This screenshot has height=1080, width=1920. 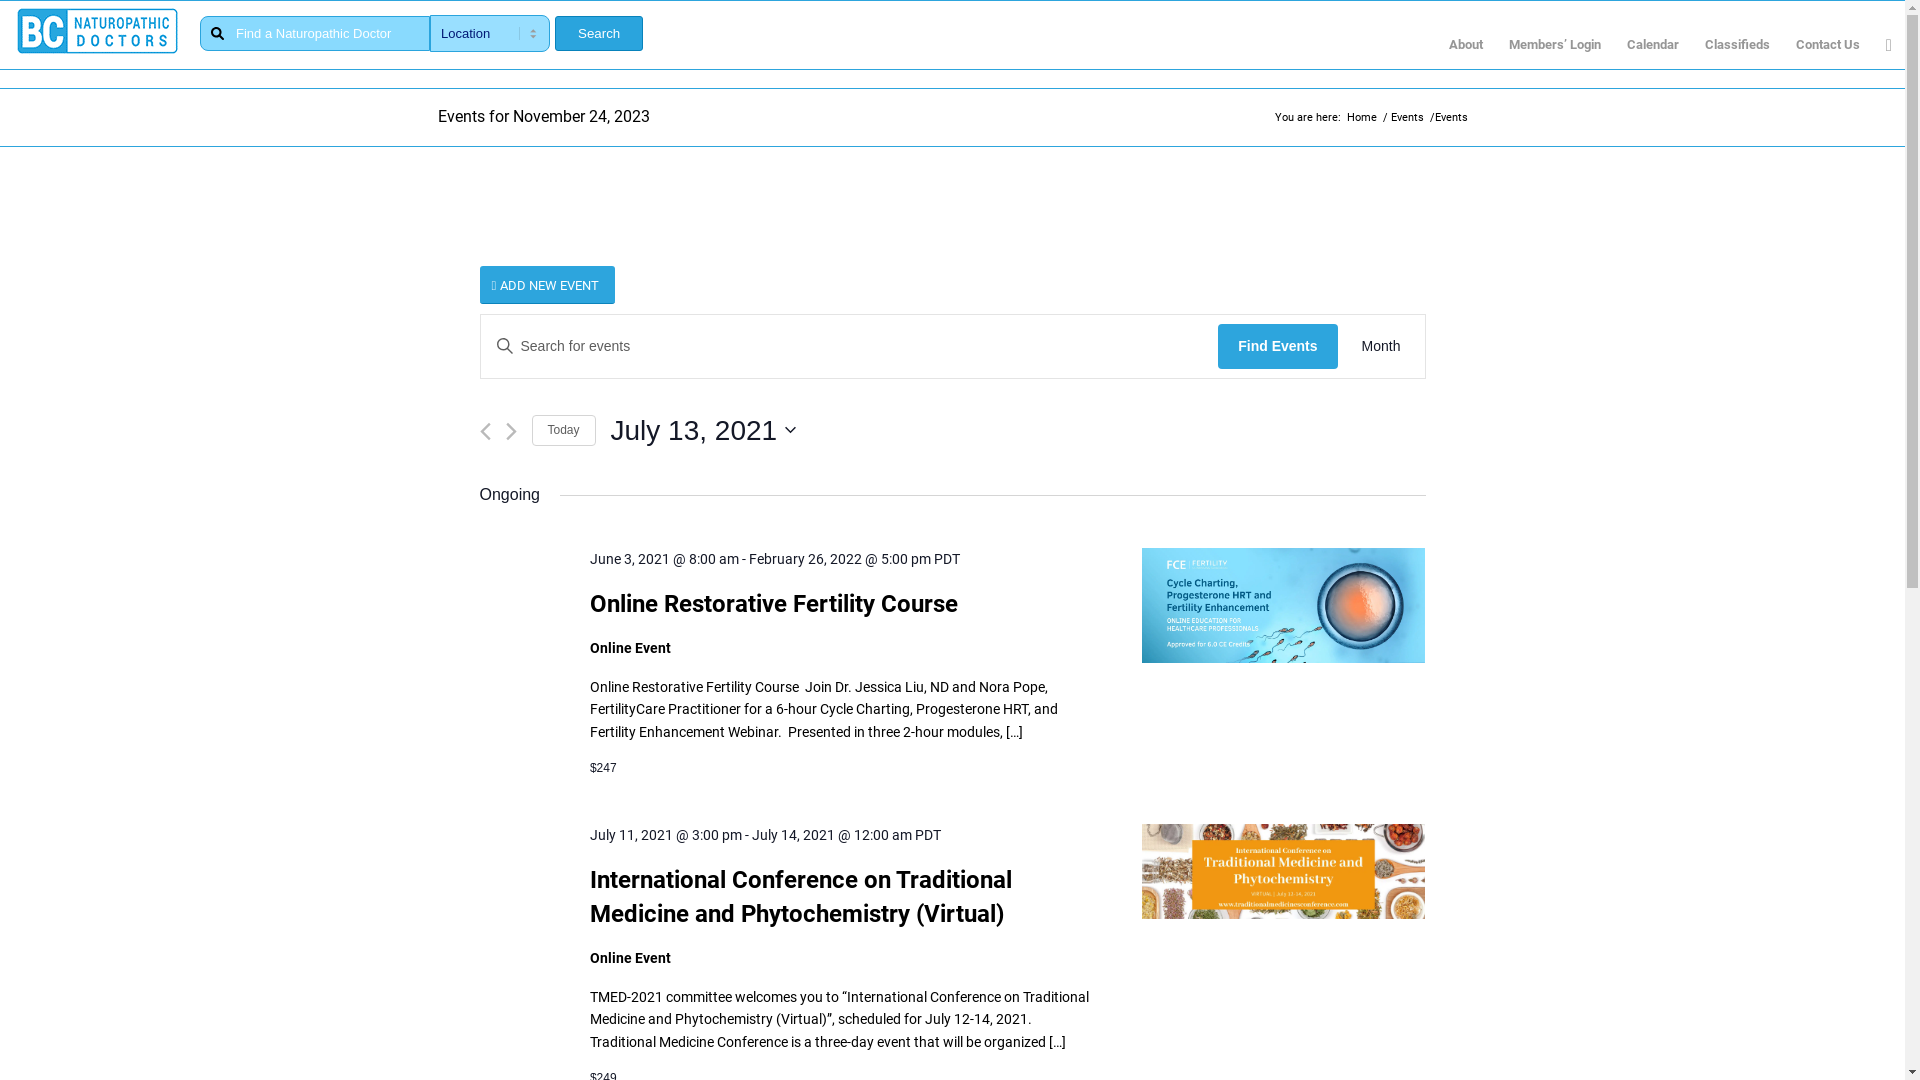 I want to click on 'Month', so click(x=1380, y=345).